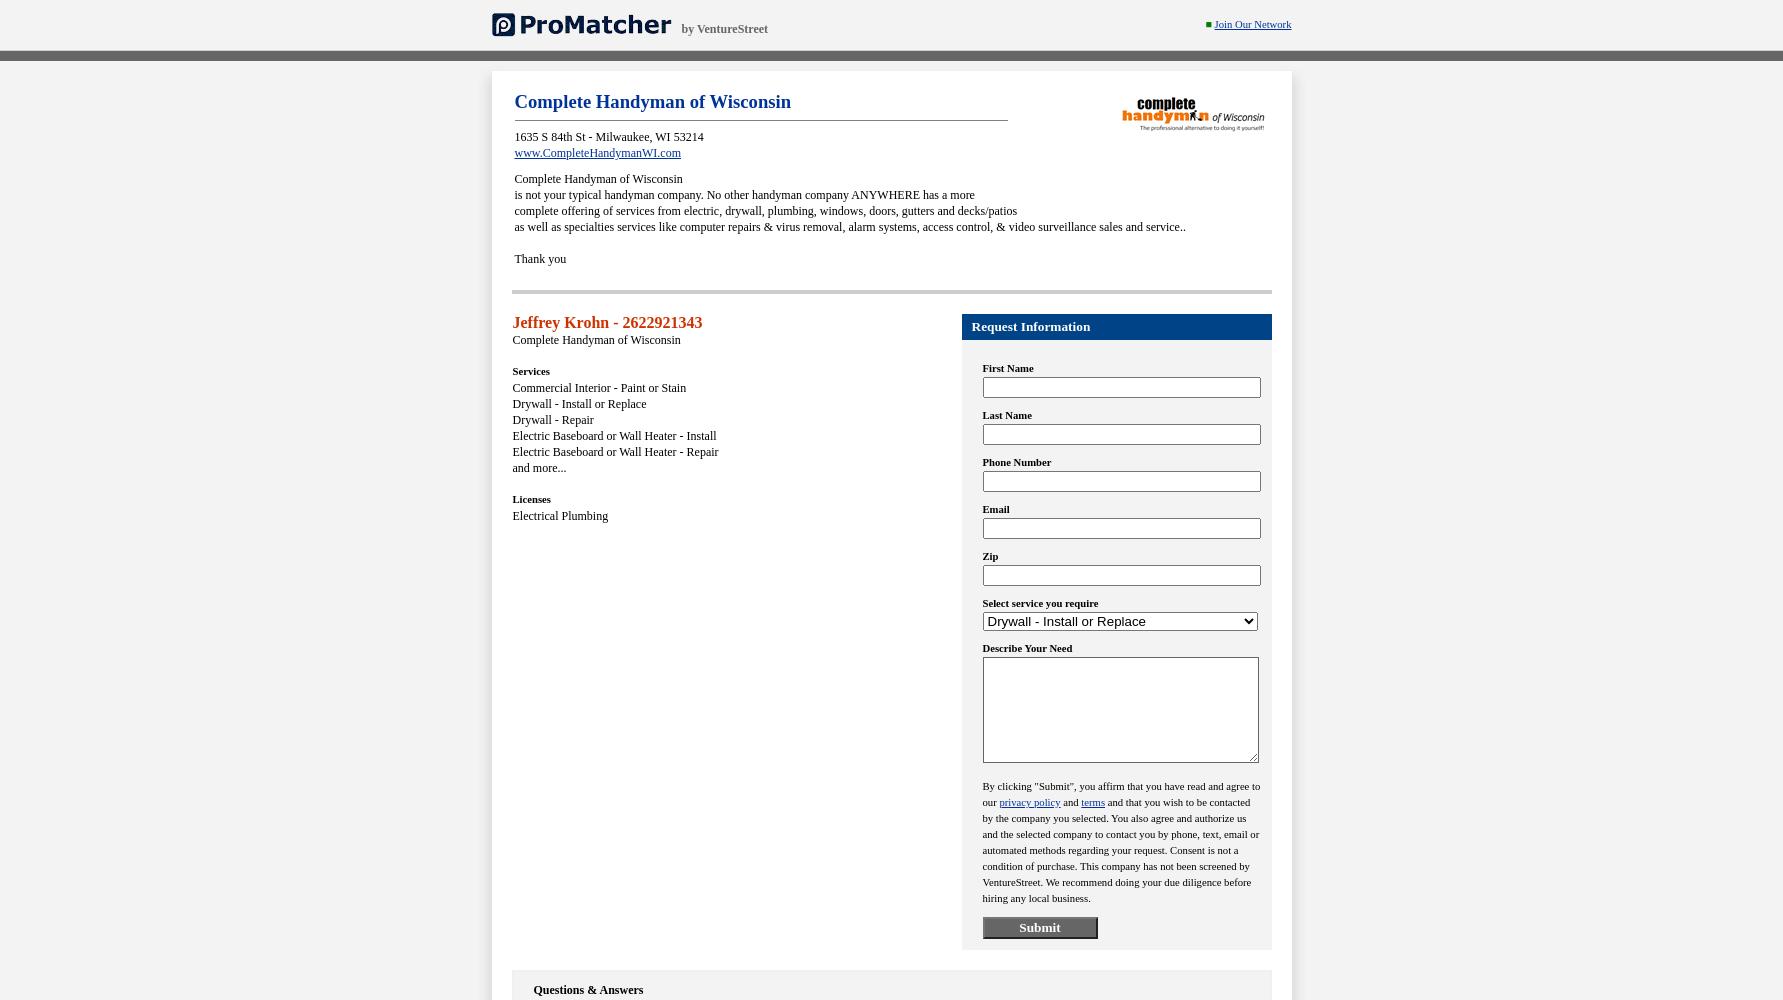 This screenshot has width=1783, height=1000. I want to click on 'and that you wish to be contacted by the company you selected. You also agree and authorize us and the selected company to contact you by phone, text, email or automated methods regarding your request. Consent is not a condition of purchase. This company has not been screened by VentureStreet. We recommend doing your due diligence before hiring any local business.', so click(981, 849).